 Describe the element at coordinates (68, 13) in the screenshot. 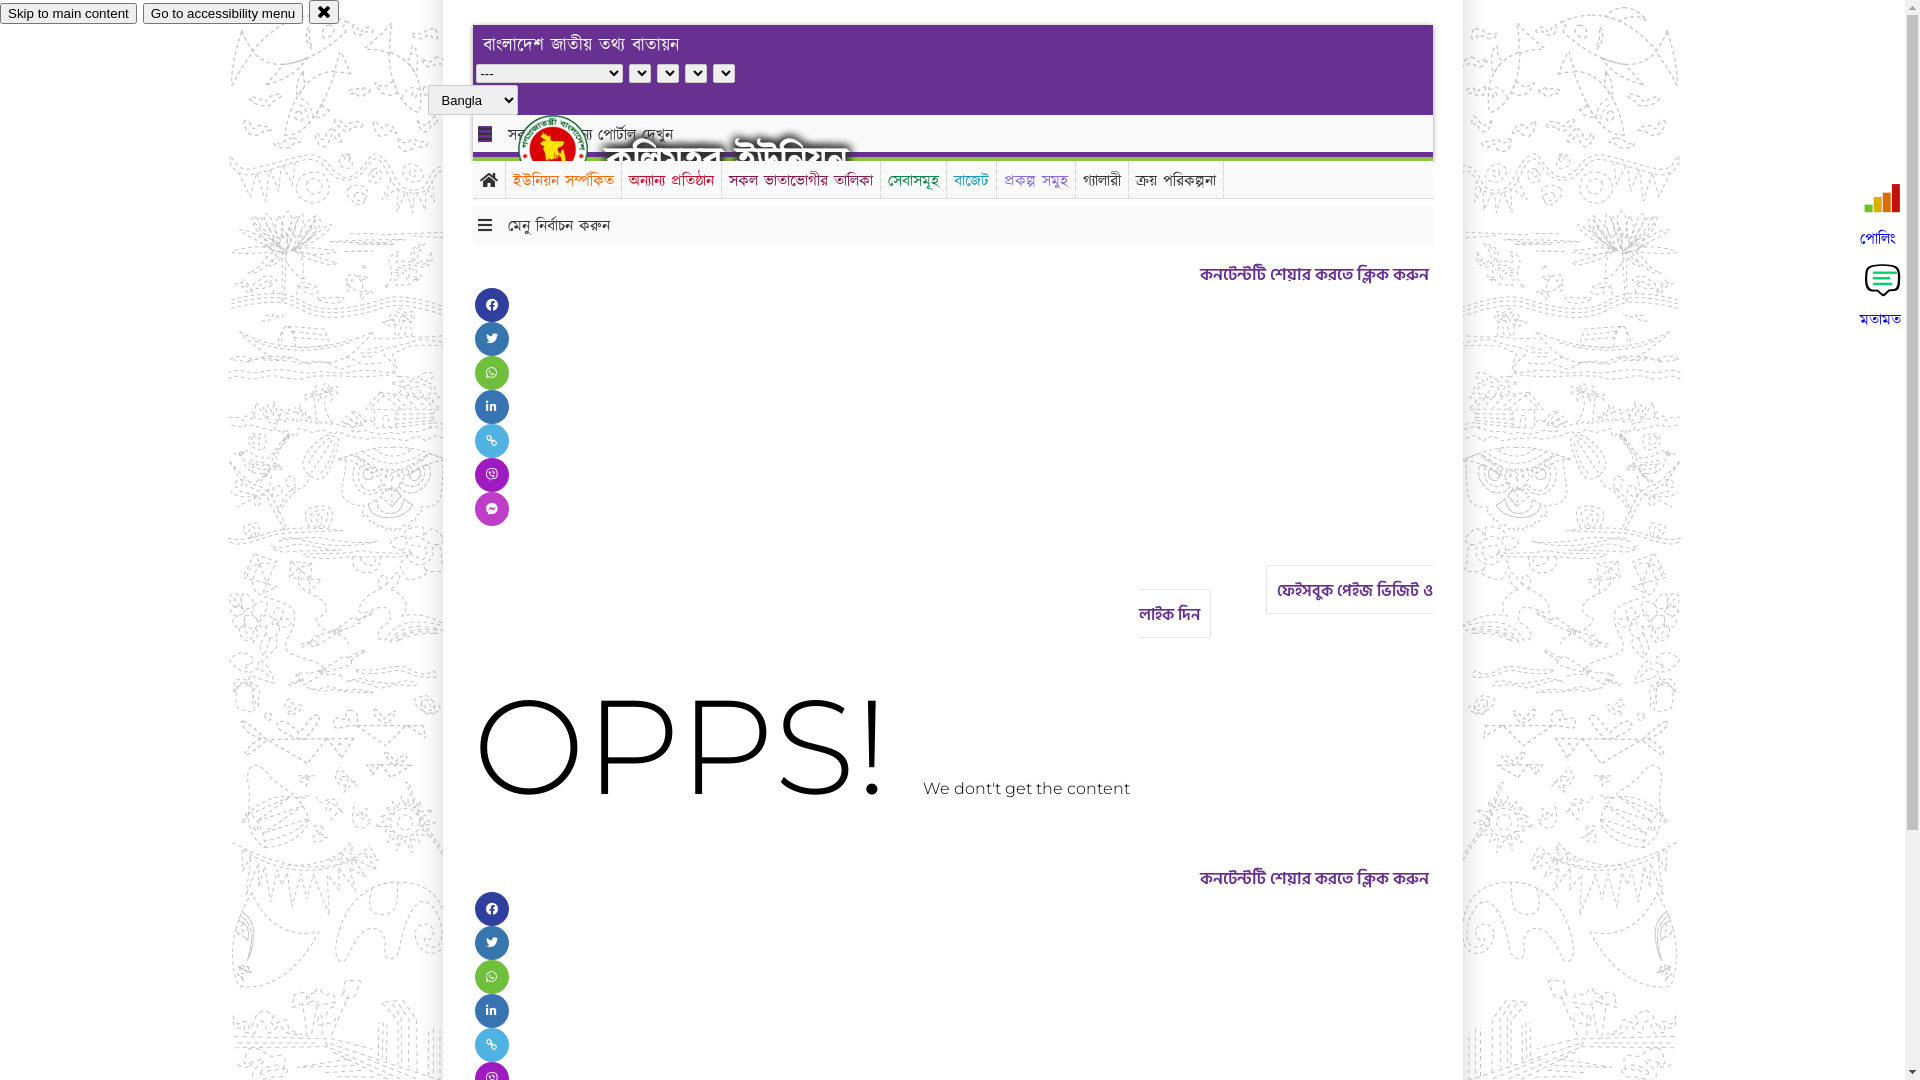

I see `'Skip to main content'` at that location.